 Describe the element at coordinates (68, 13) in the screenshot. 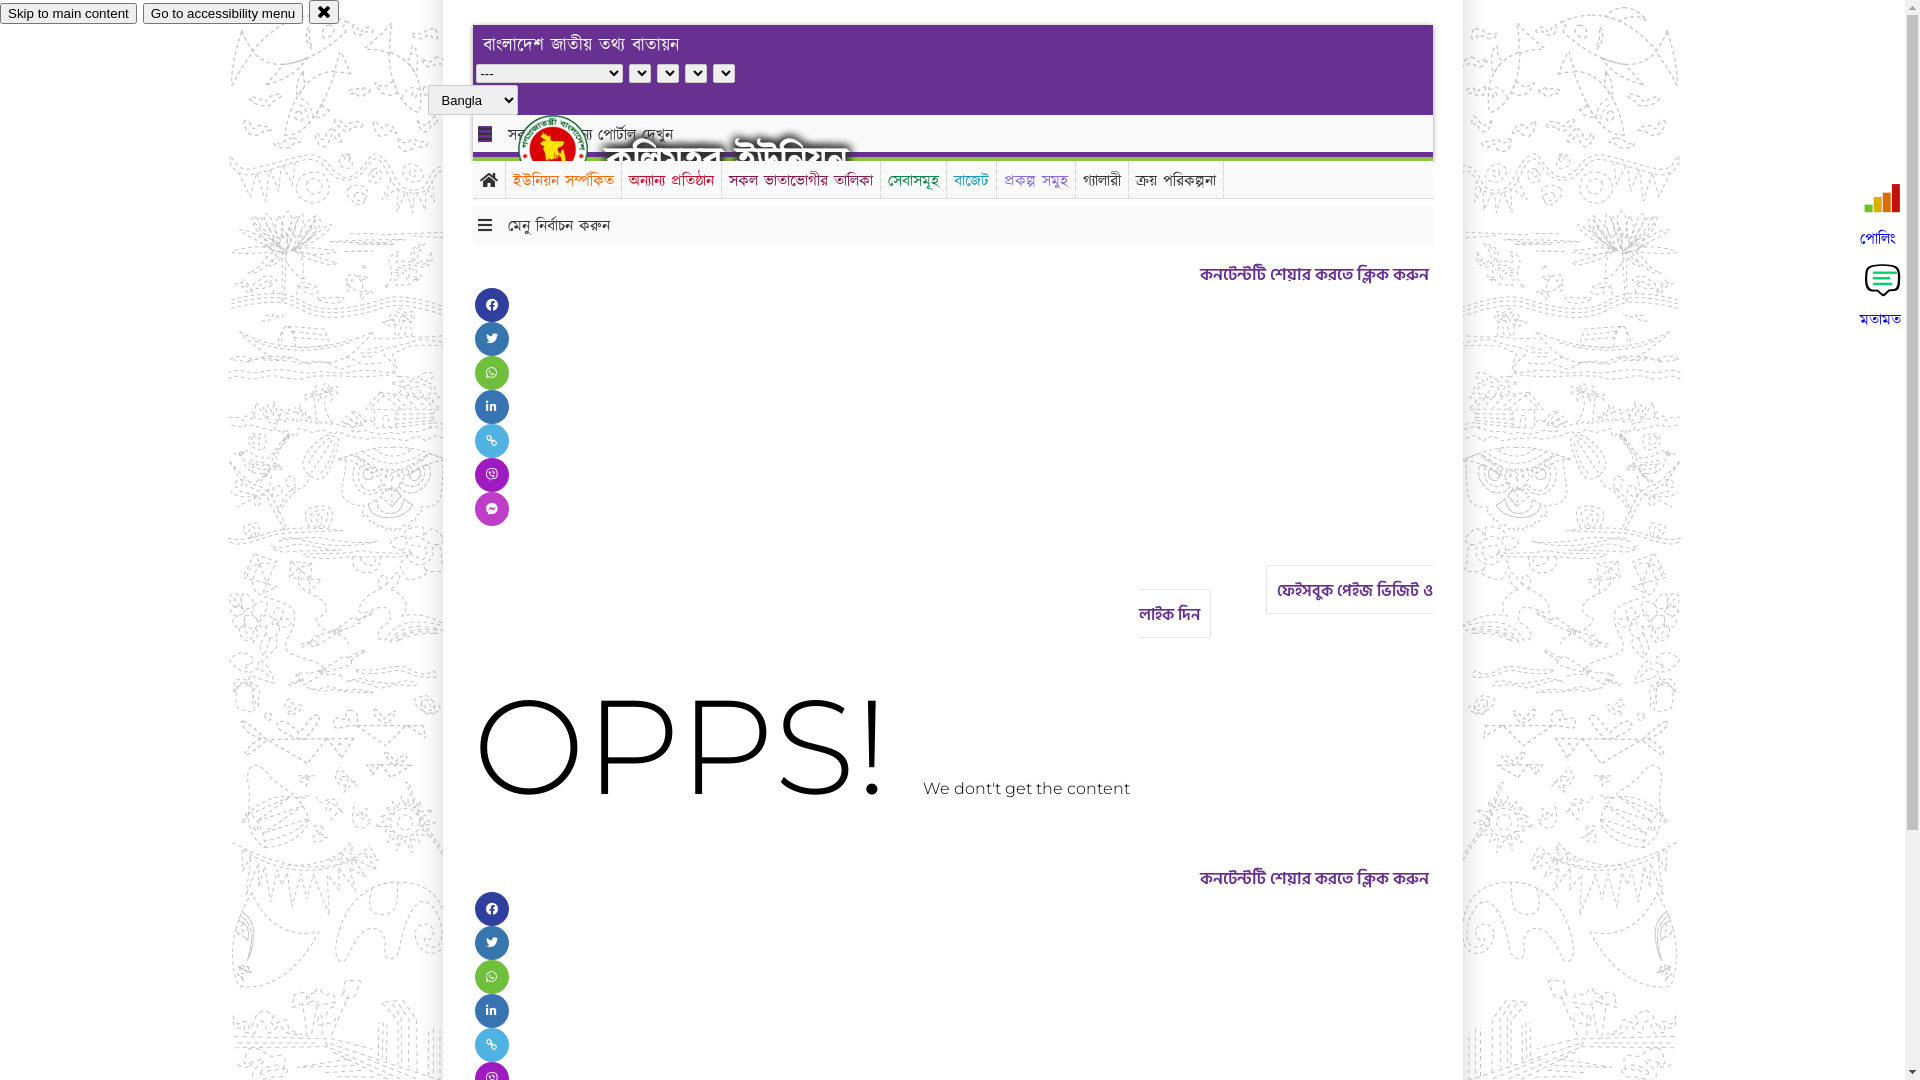

I see `'Skip to main content'` at that location.